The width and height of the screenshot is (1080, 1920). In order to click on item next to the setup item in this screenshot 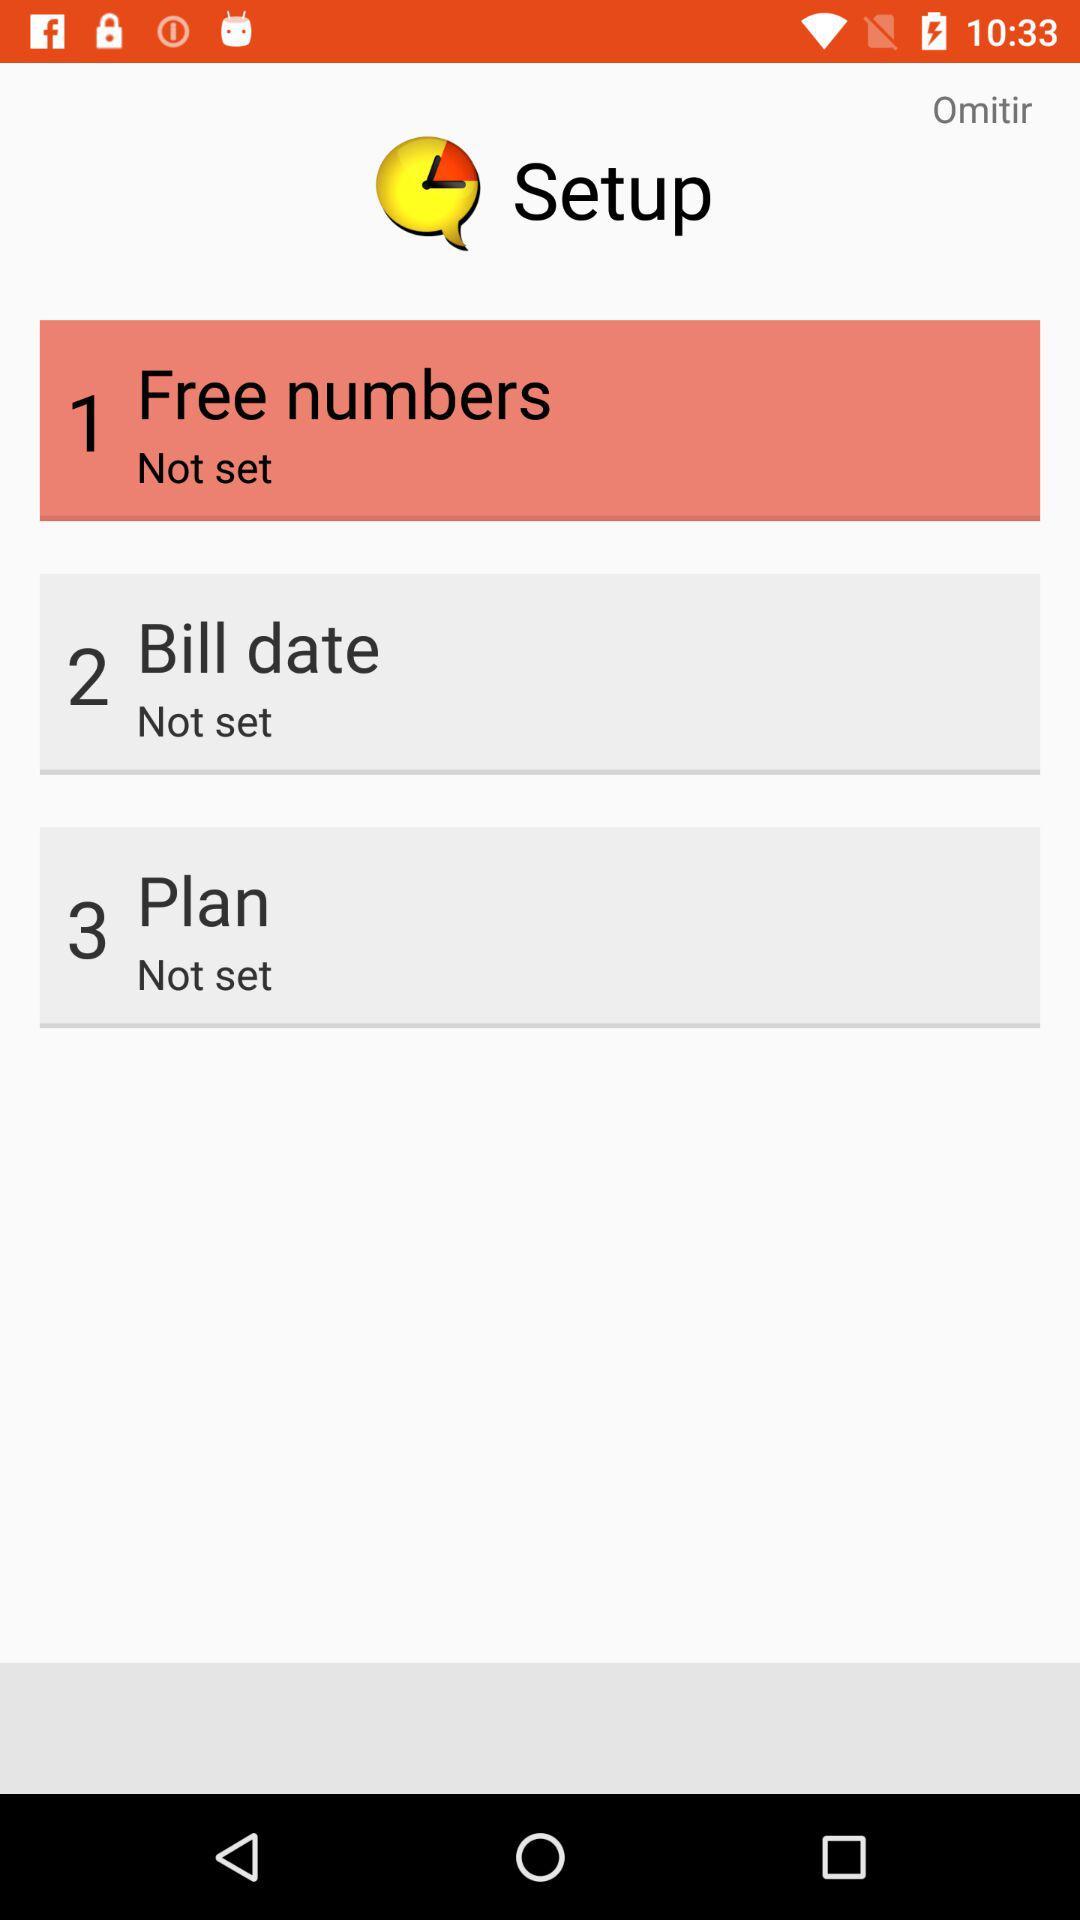, I will do `click(981, 107)`.